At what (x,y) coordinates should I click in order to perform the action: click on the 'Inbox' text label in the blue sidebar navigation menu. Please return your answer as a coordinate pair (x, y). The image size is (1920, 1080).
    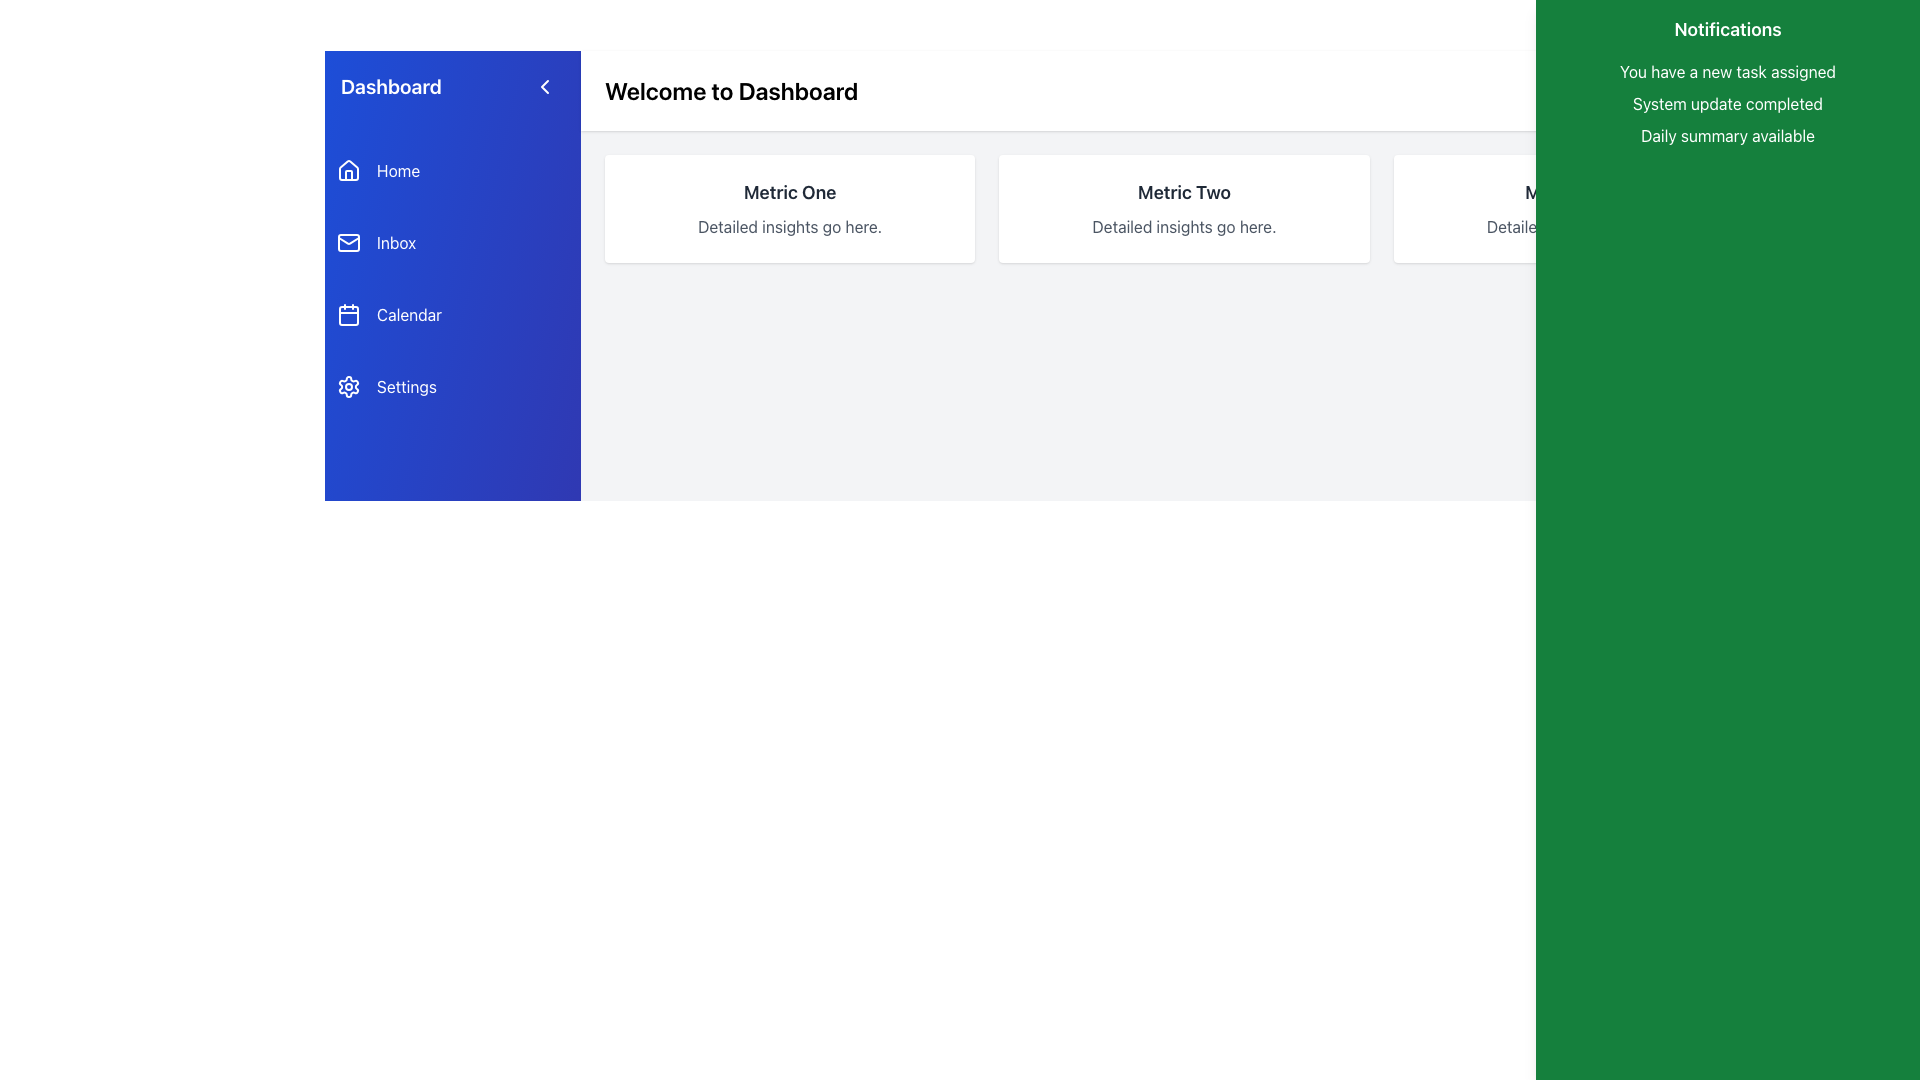
    Looking at the image, I should click on (396, 242).